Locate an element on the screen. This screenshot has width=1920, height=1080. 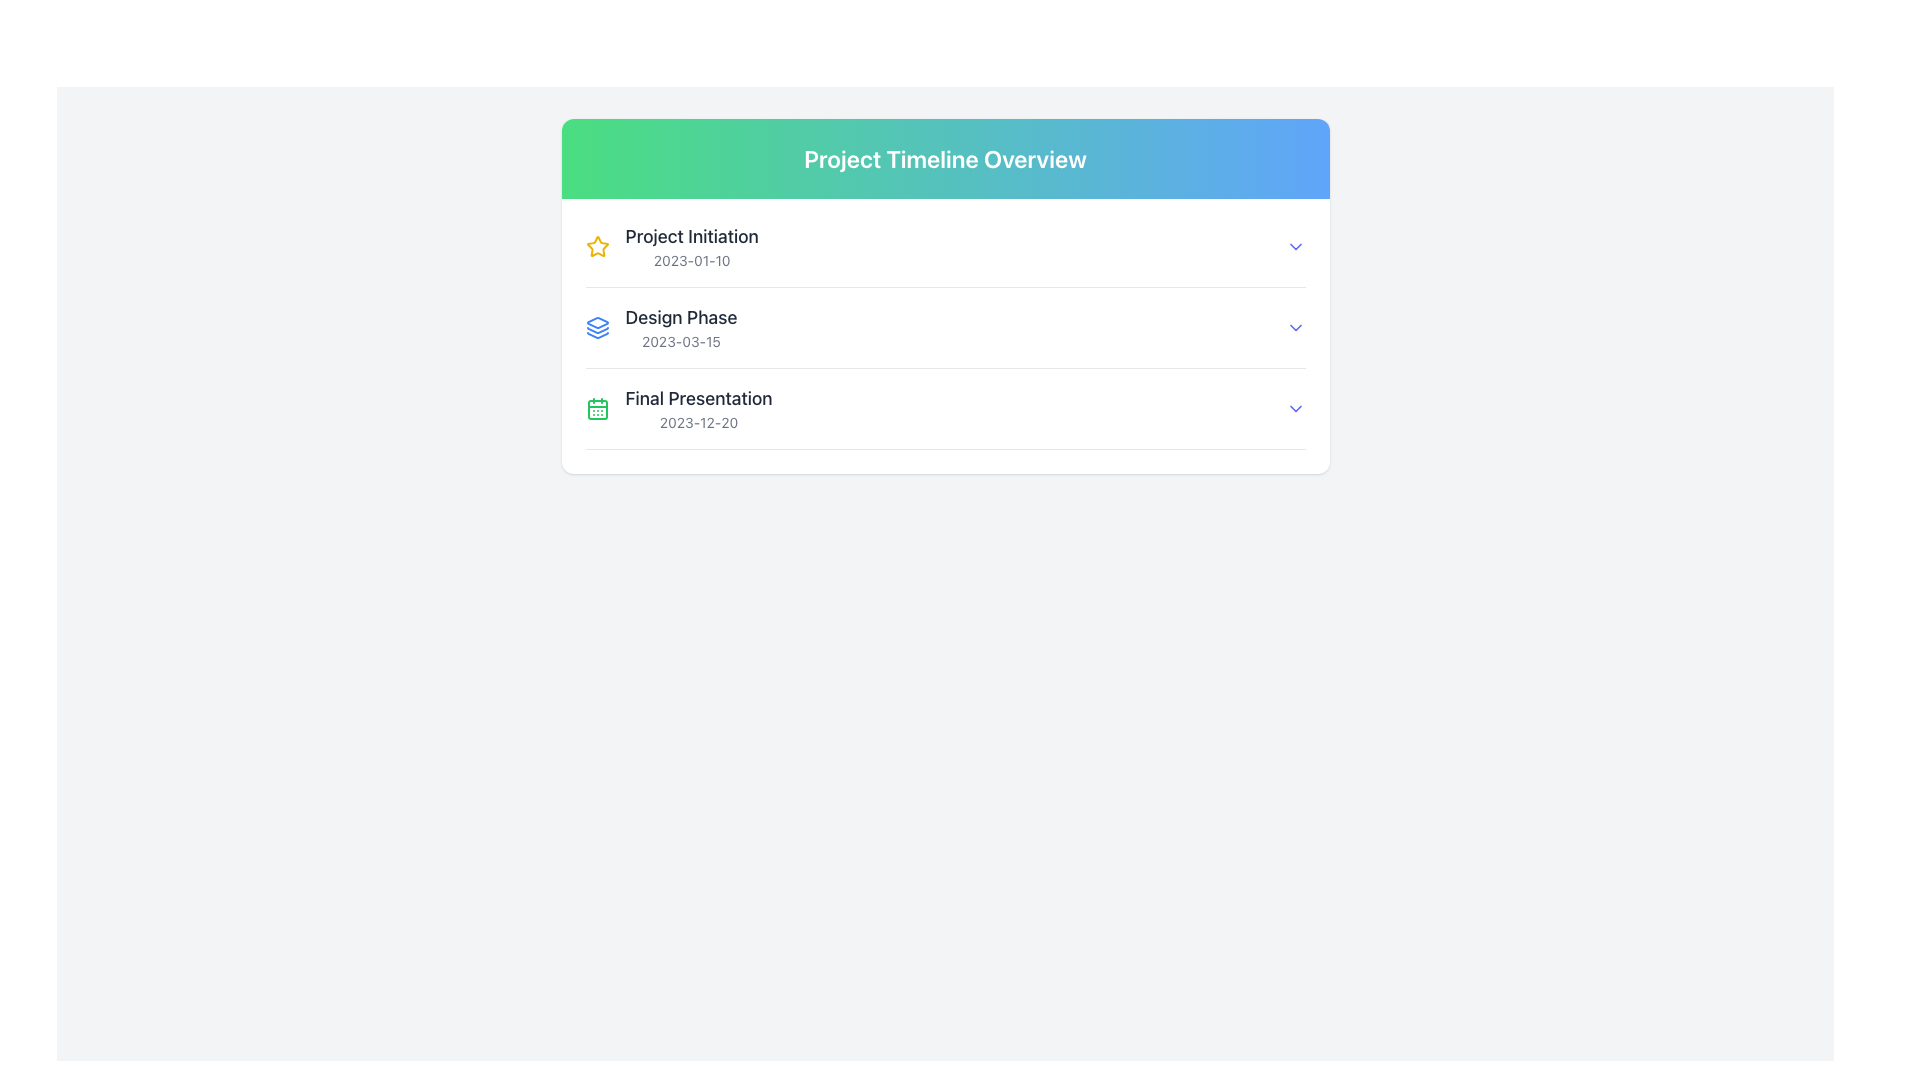
the date label '2023-03-15' displayed in smaller gray text below 'Design Phase' in the vertical timeline structure is located at coordinates (681, 341).